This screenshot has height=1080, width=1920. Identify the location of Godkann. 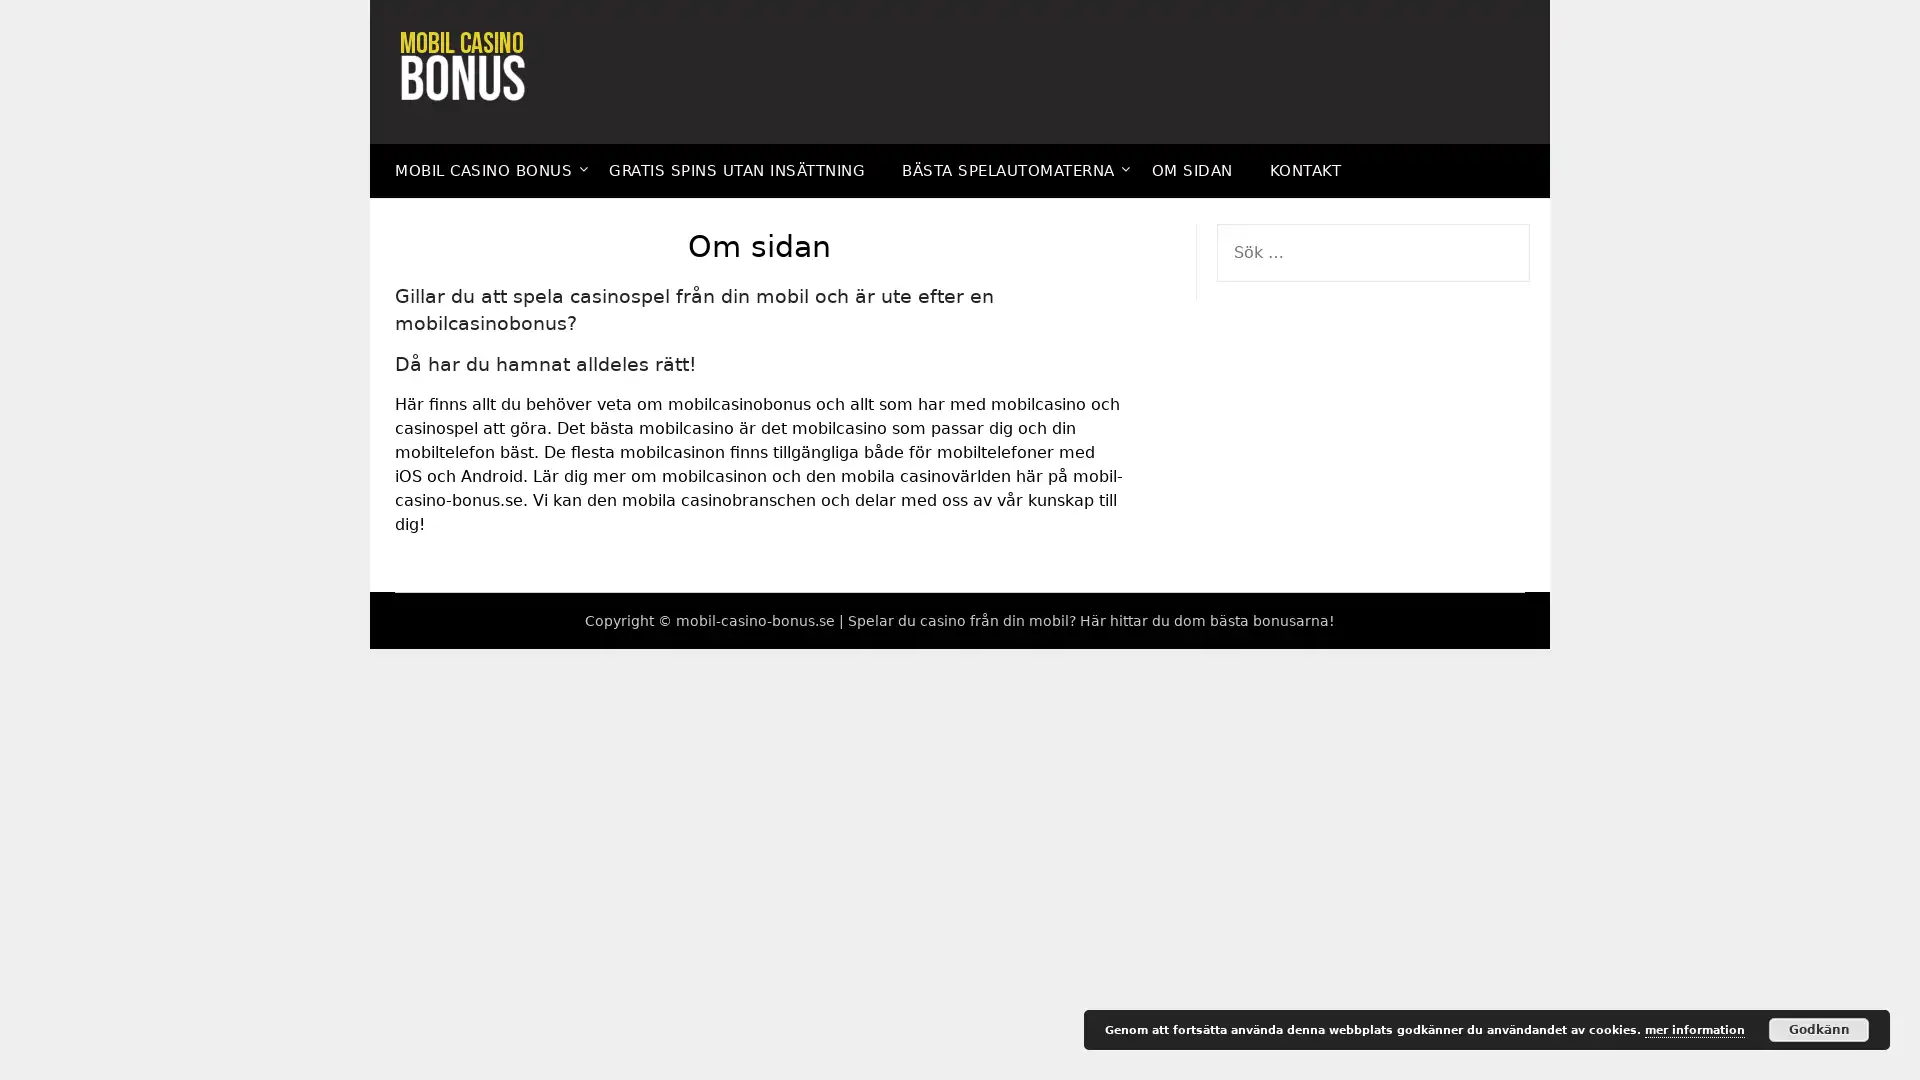
(1819, 1029).